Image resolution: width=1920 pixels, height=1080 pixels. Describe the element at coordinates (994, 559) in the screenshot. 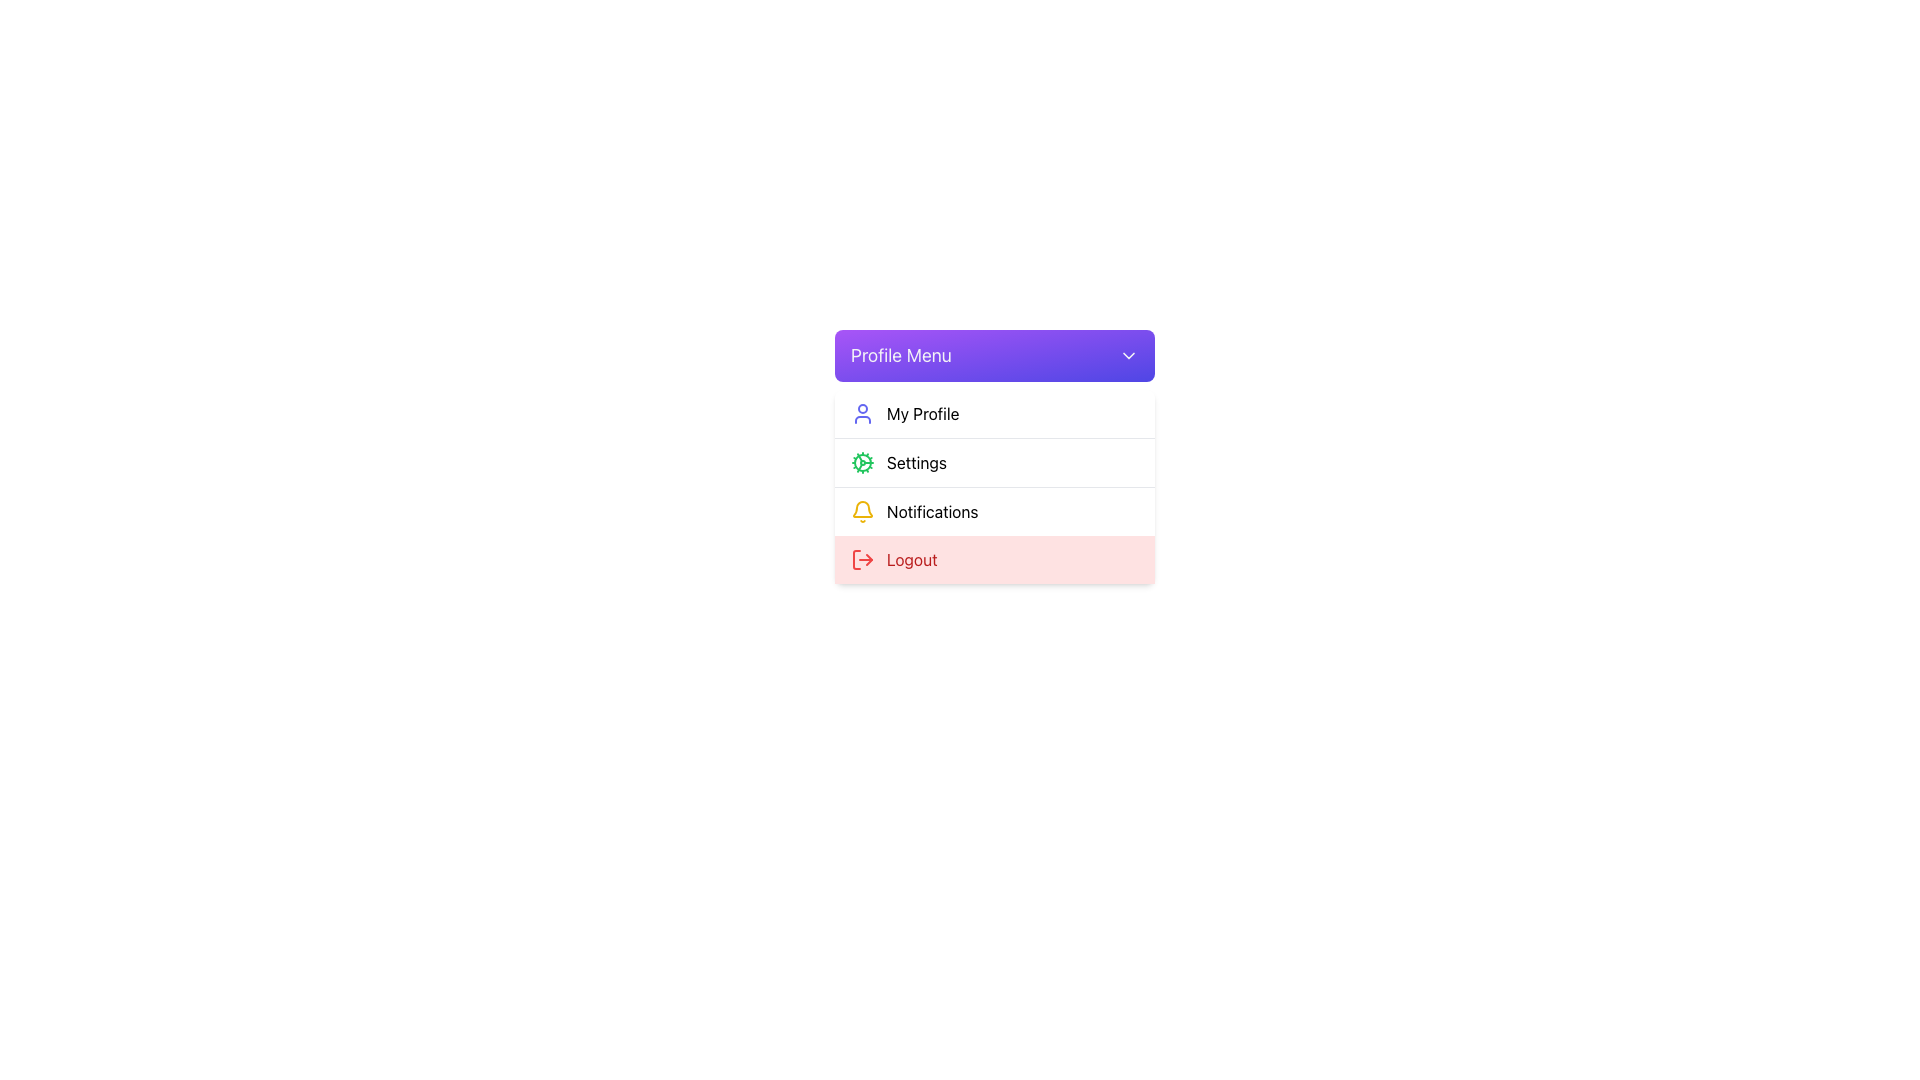

I see `the 'Log Out' menu item located at the bottom of the 'Profile Menu' dropdown to log out of the account` at that location.